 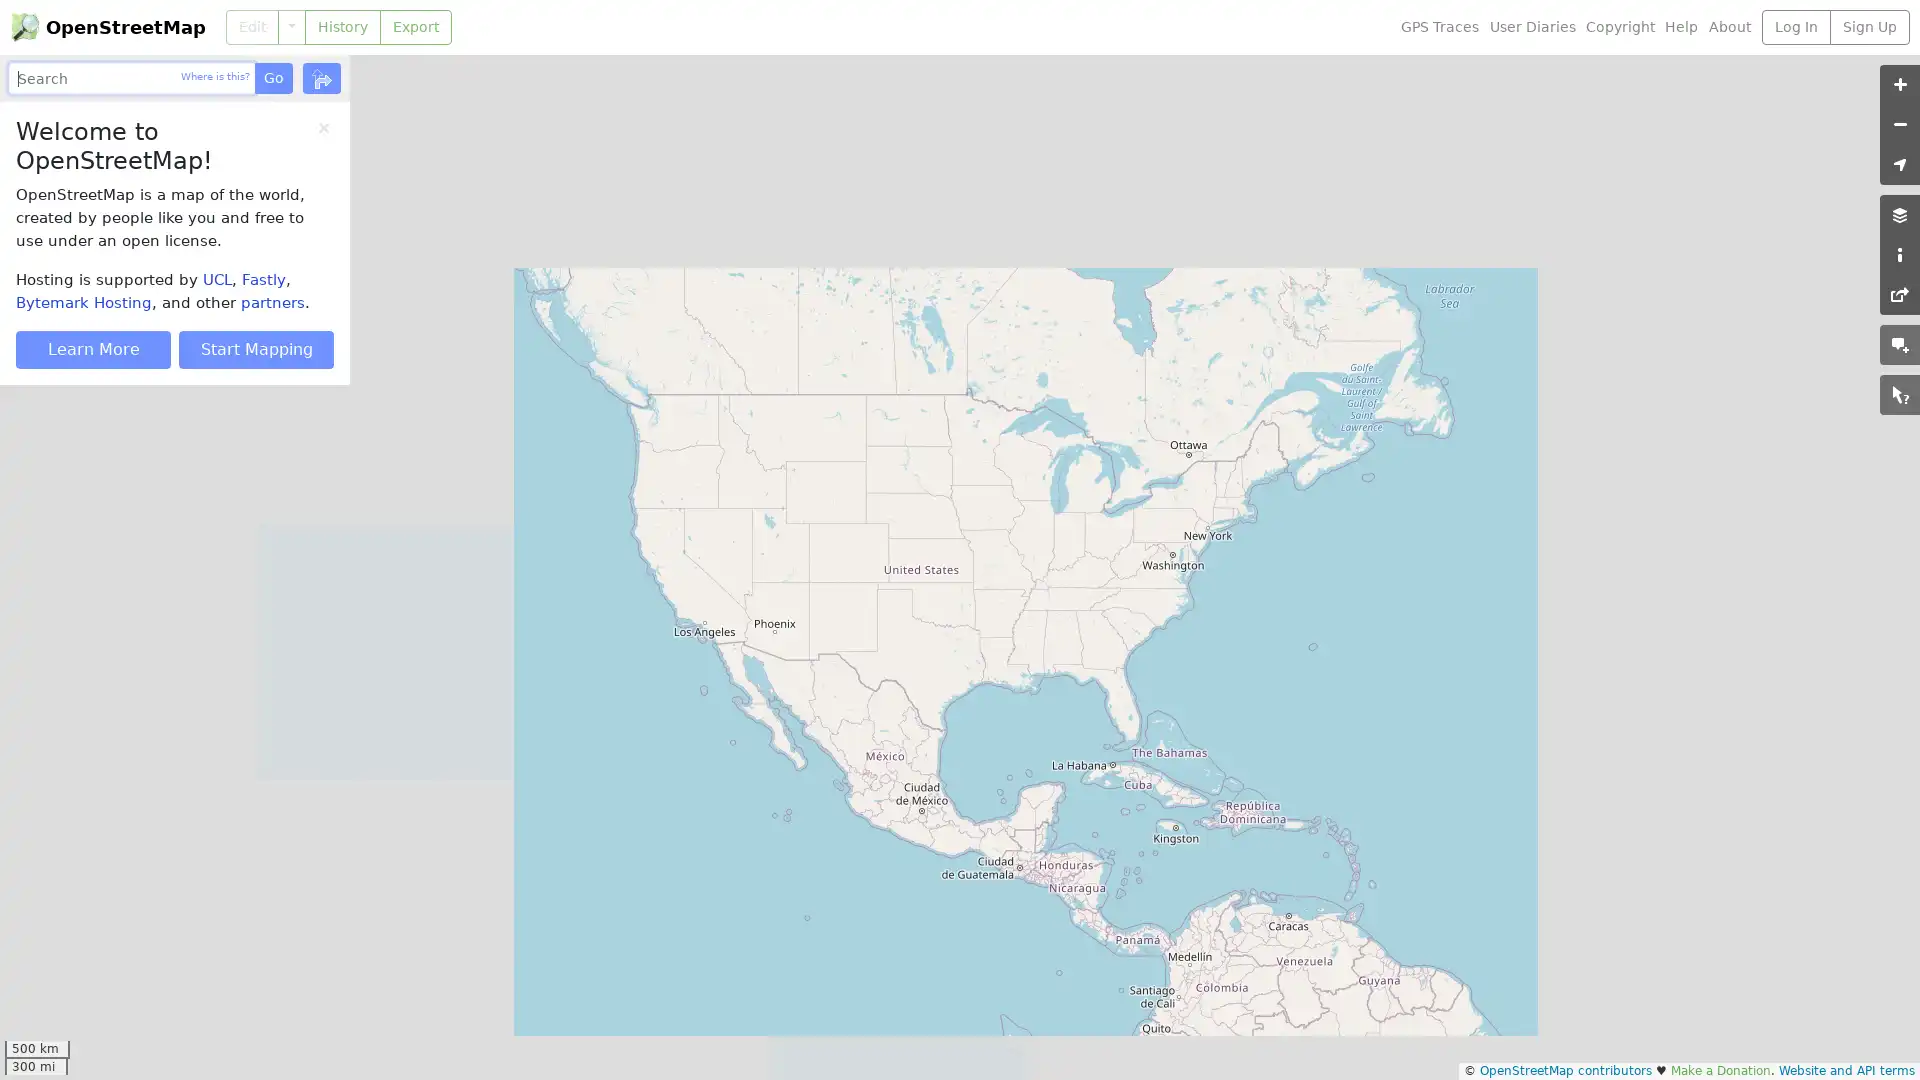 What do you see at coordinates (272, 77) in the screenshot?
I see `Go` at bounding box center [272, 77].